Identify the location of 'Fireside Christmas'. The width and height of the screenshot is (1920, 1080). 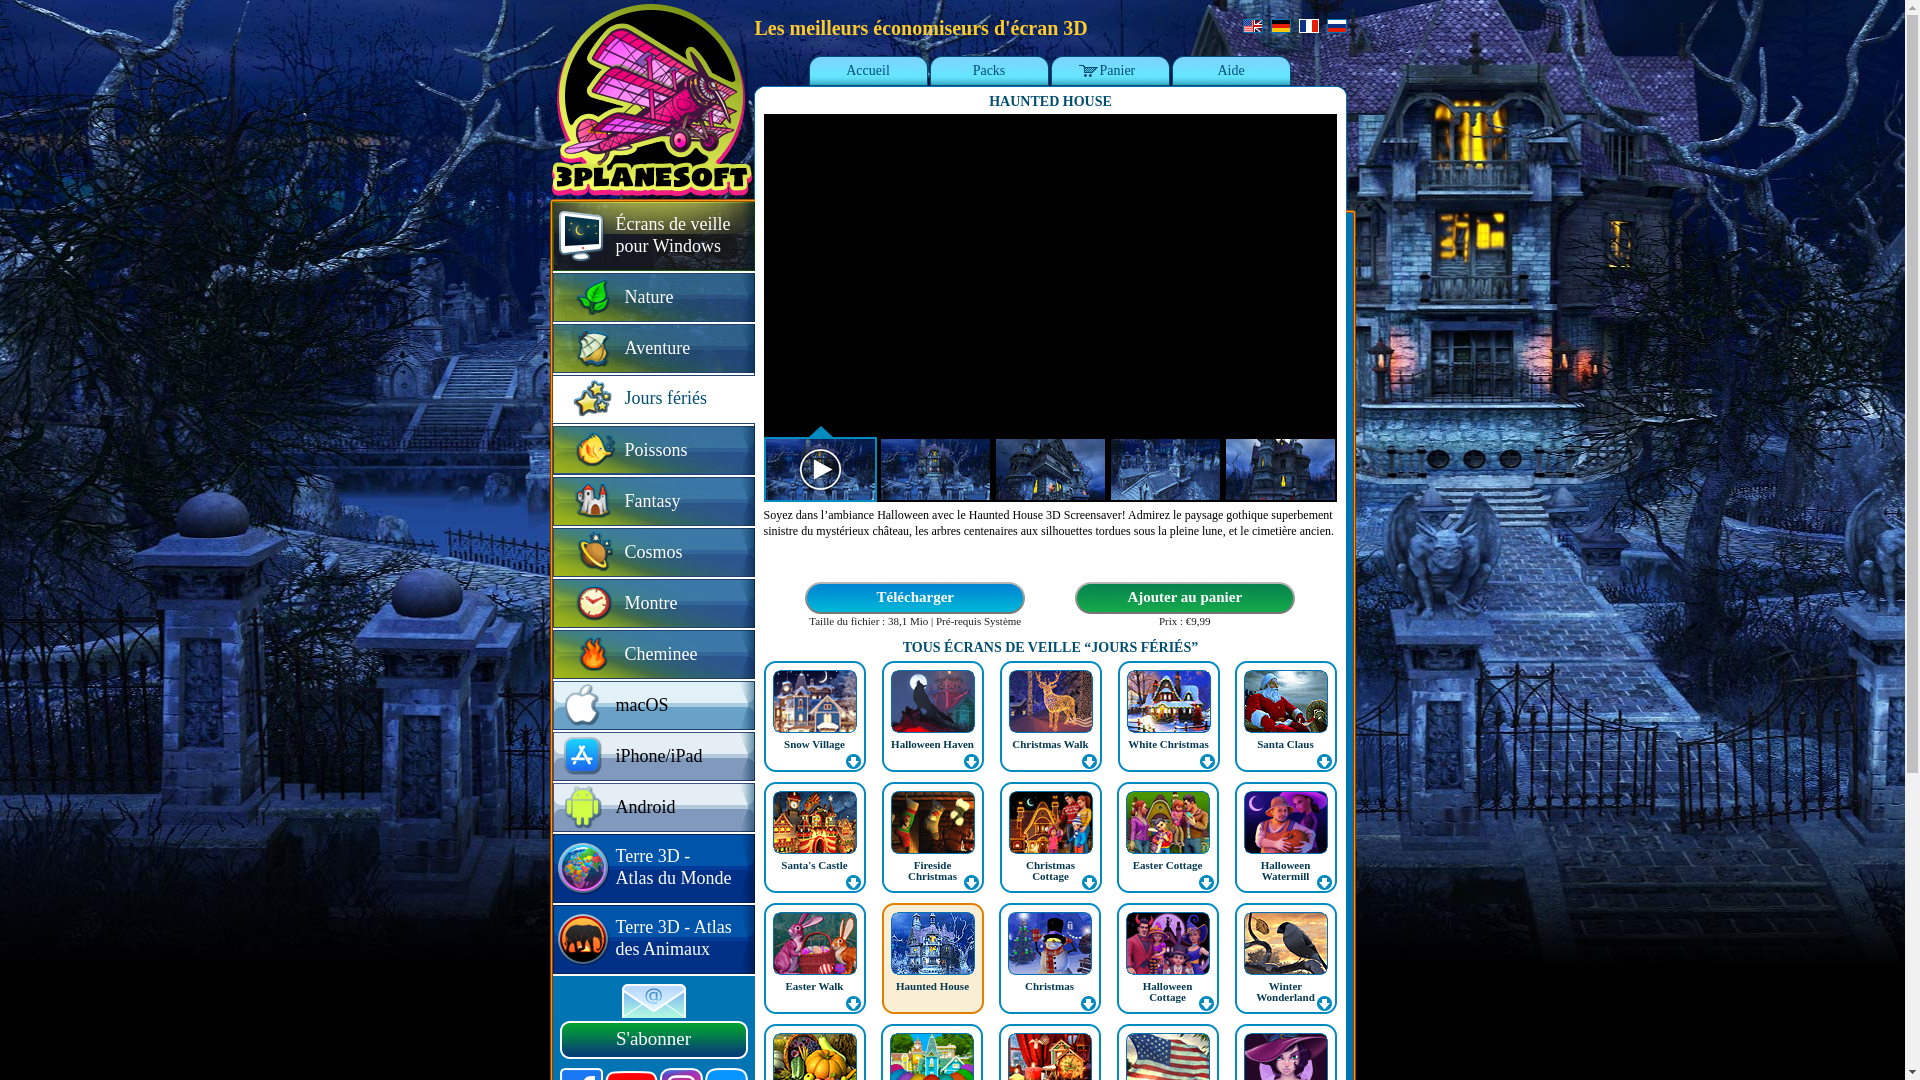
(931, 869).